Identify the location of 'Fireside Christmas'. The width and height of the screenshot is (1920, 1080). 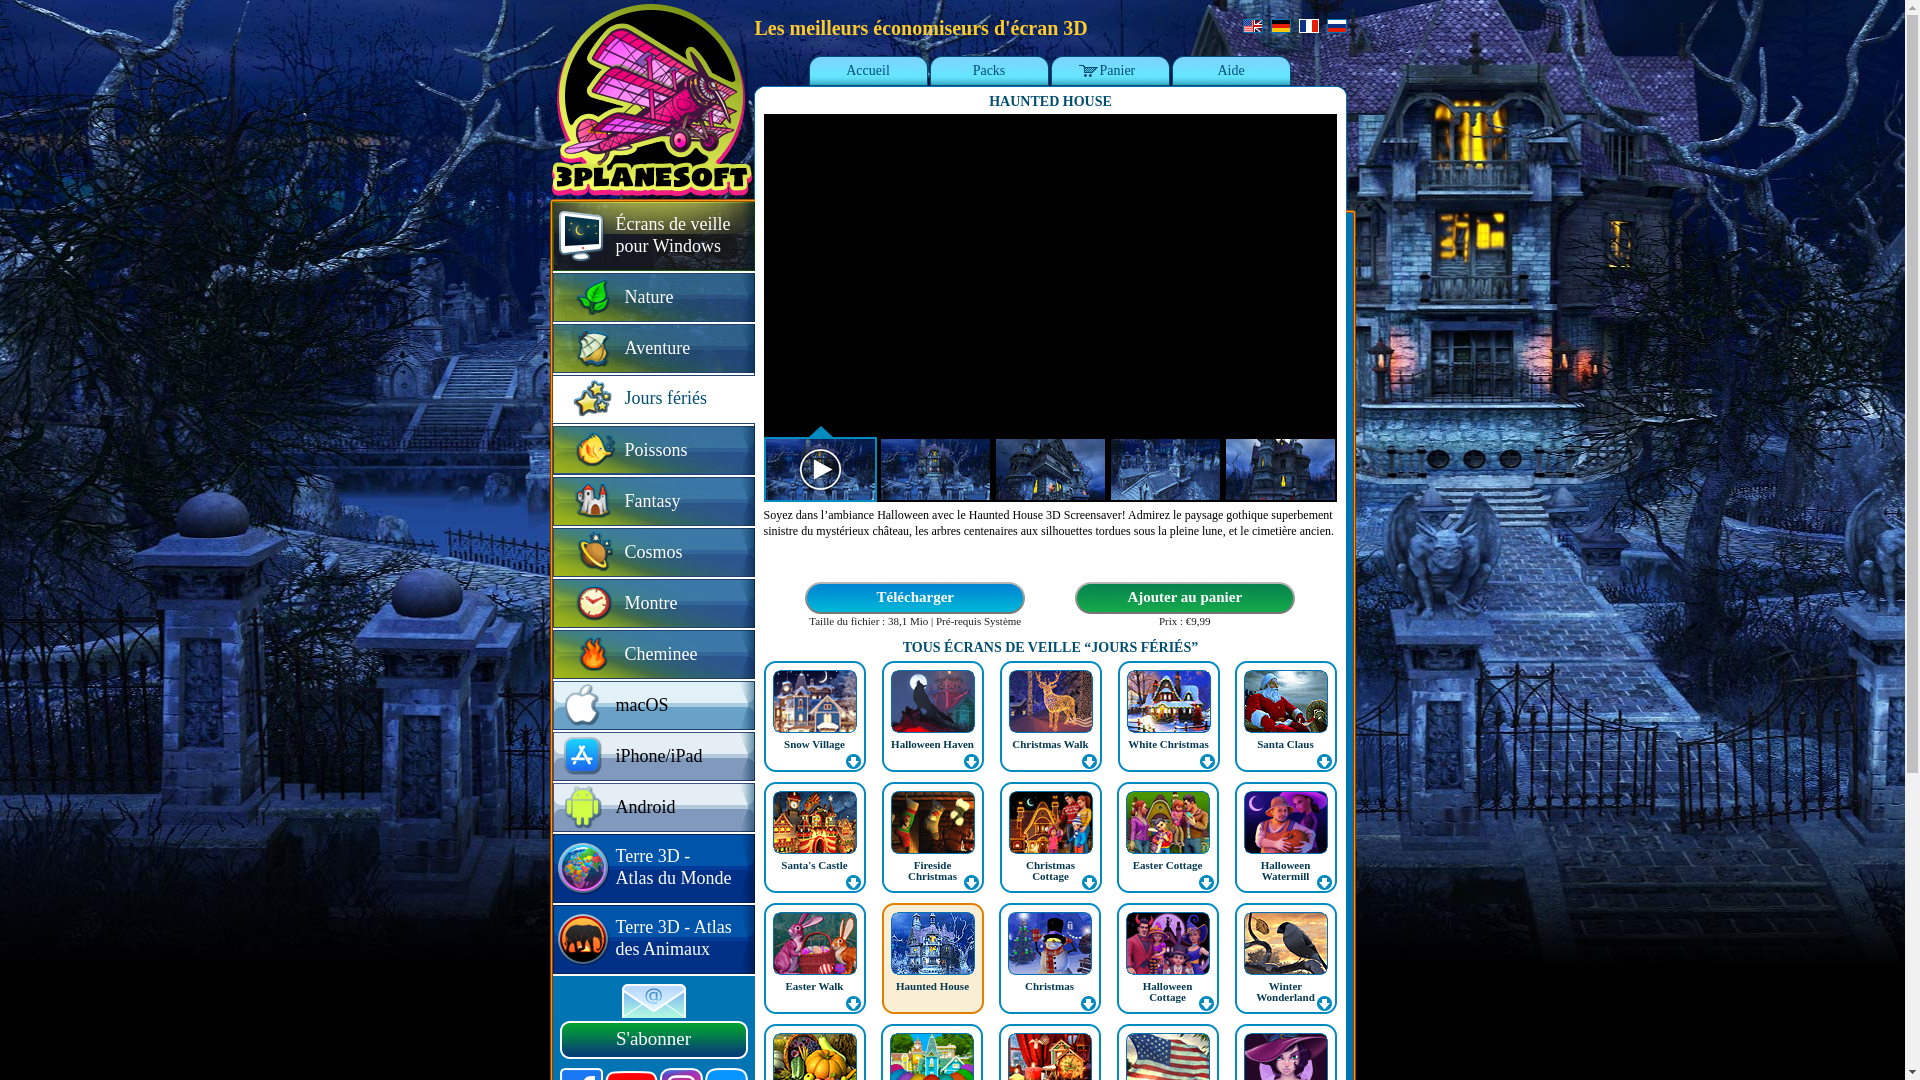
(931, 869).